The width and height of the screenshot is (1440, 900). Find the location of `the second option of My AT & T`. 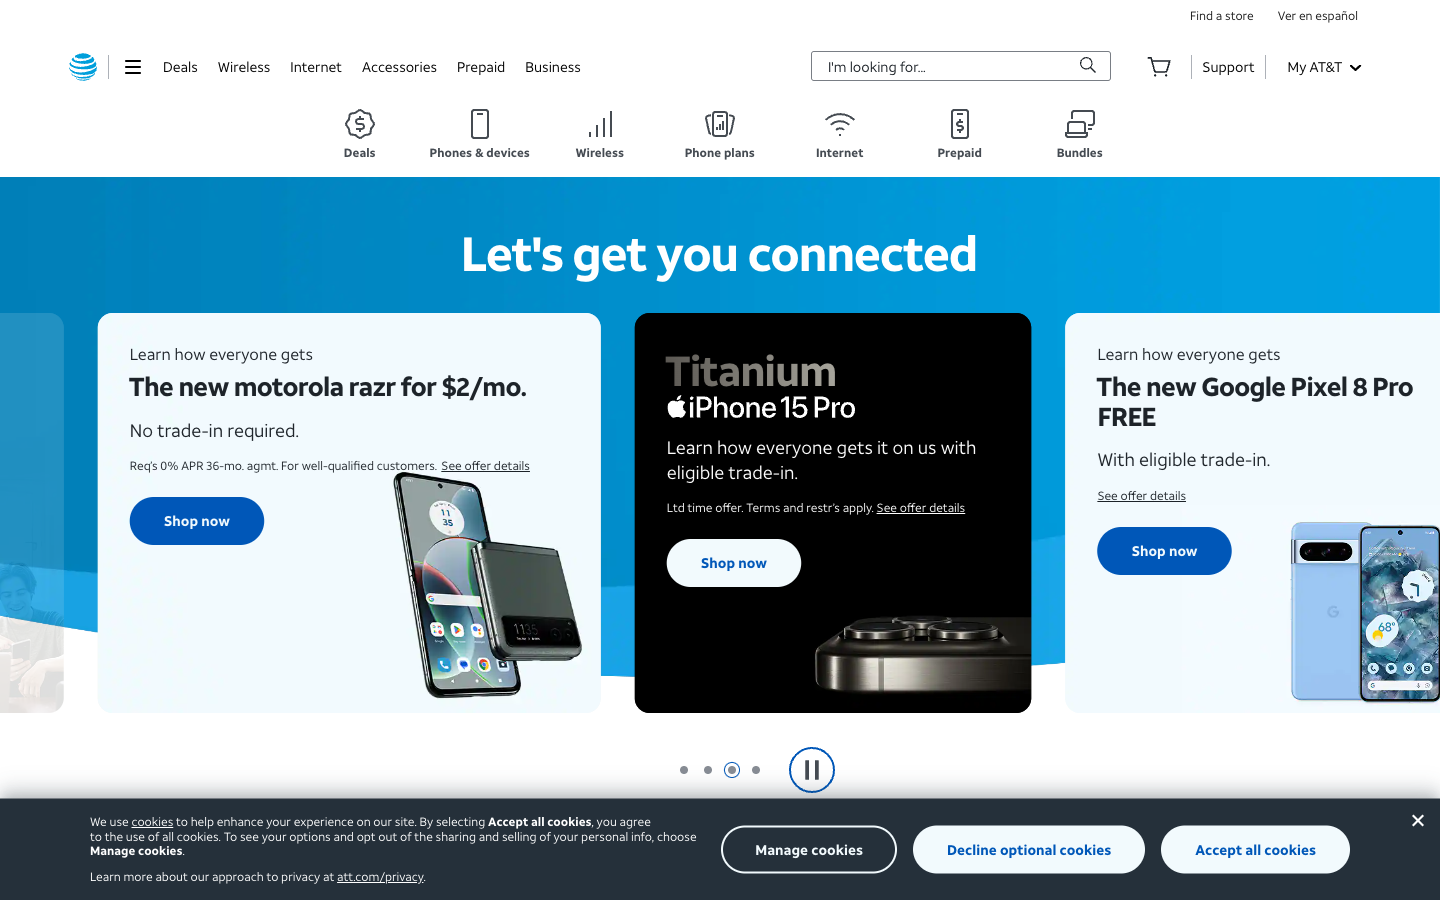

the second option of My AT & T is located at coordinates (1322, 65).